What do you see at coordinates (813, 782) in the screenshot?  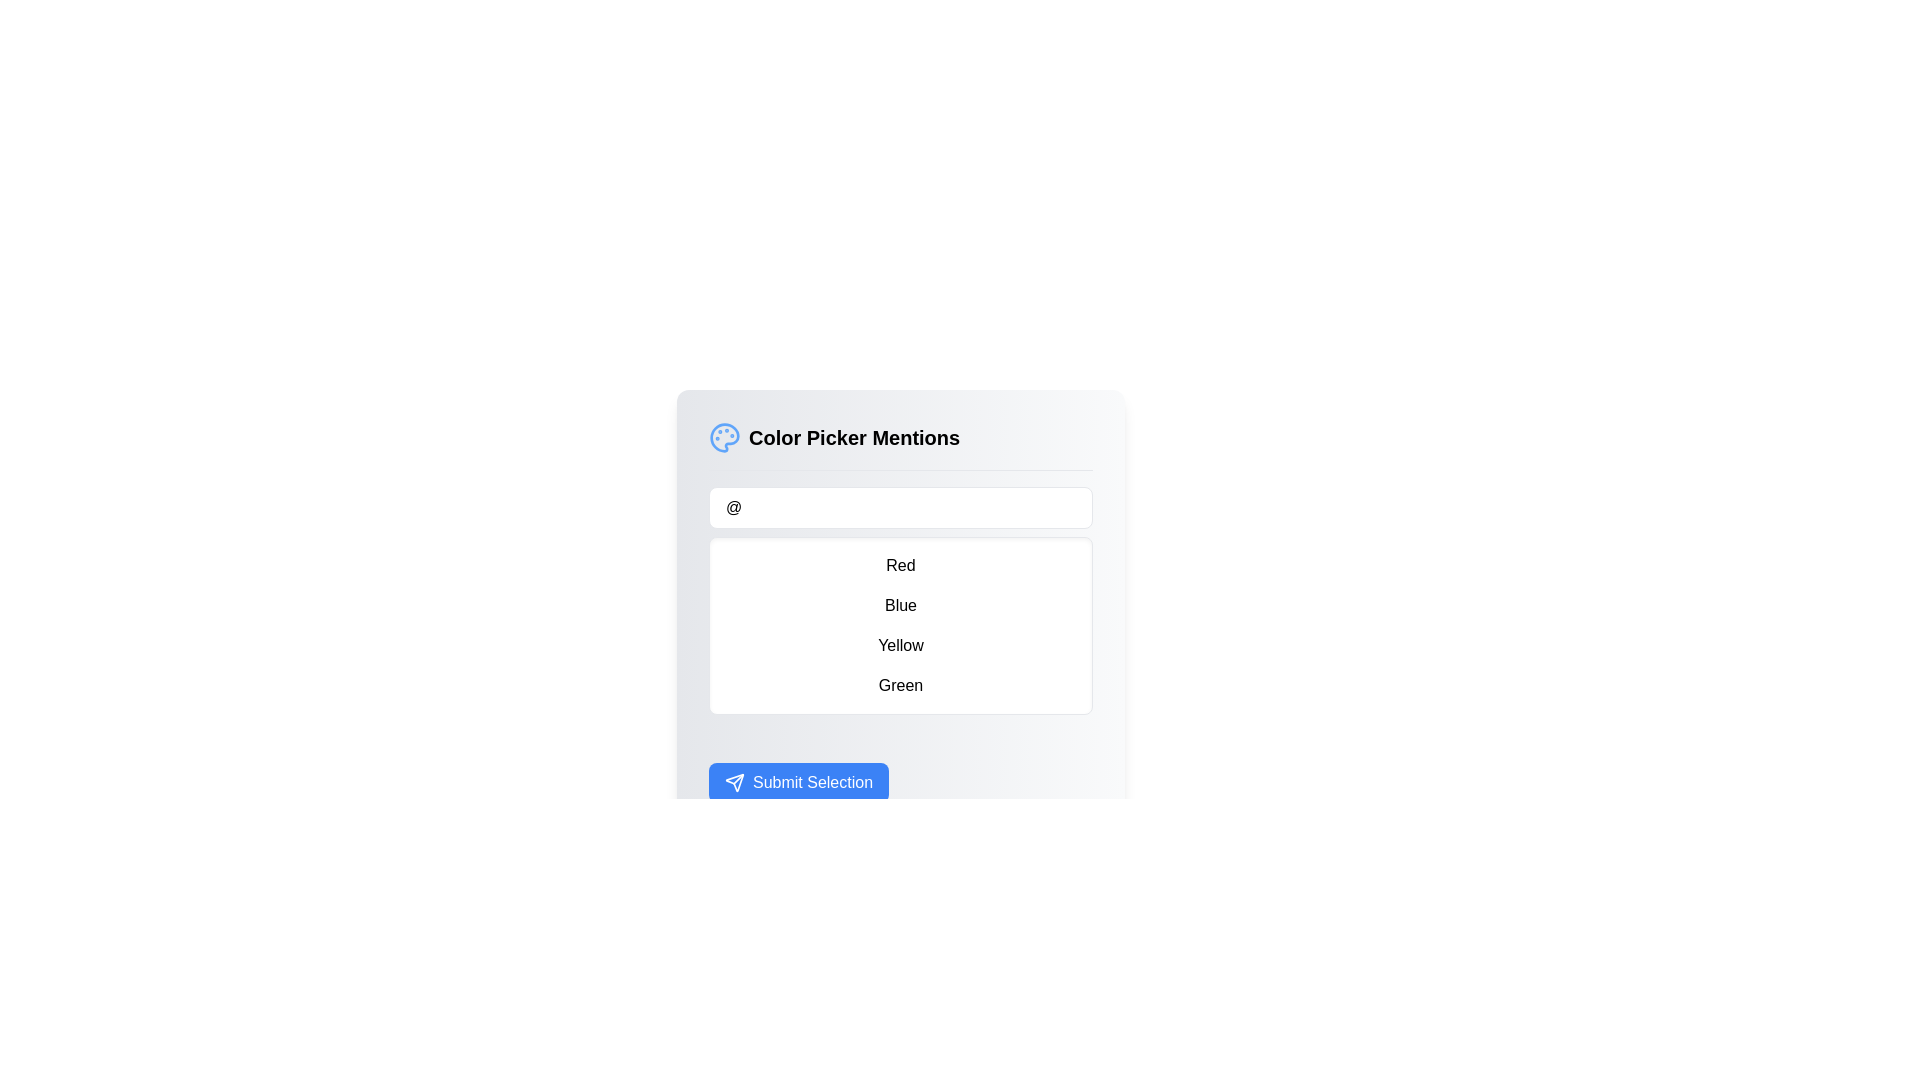 I see `the 'Submit Selection' button, which is a bold white text on a blue background, centrally located at the bottom of the interface` at bounding box center [813, 782].